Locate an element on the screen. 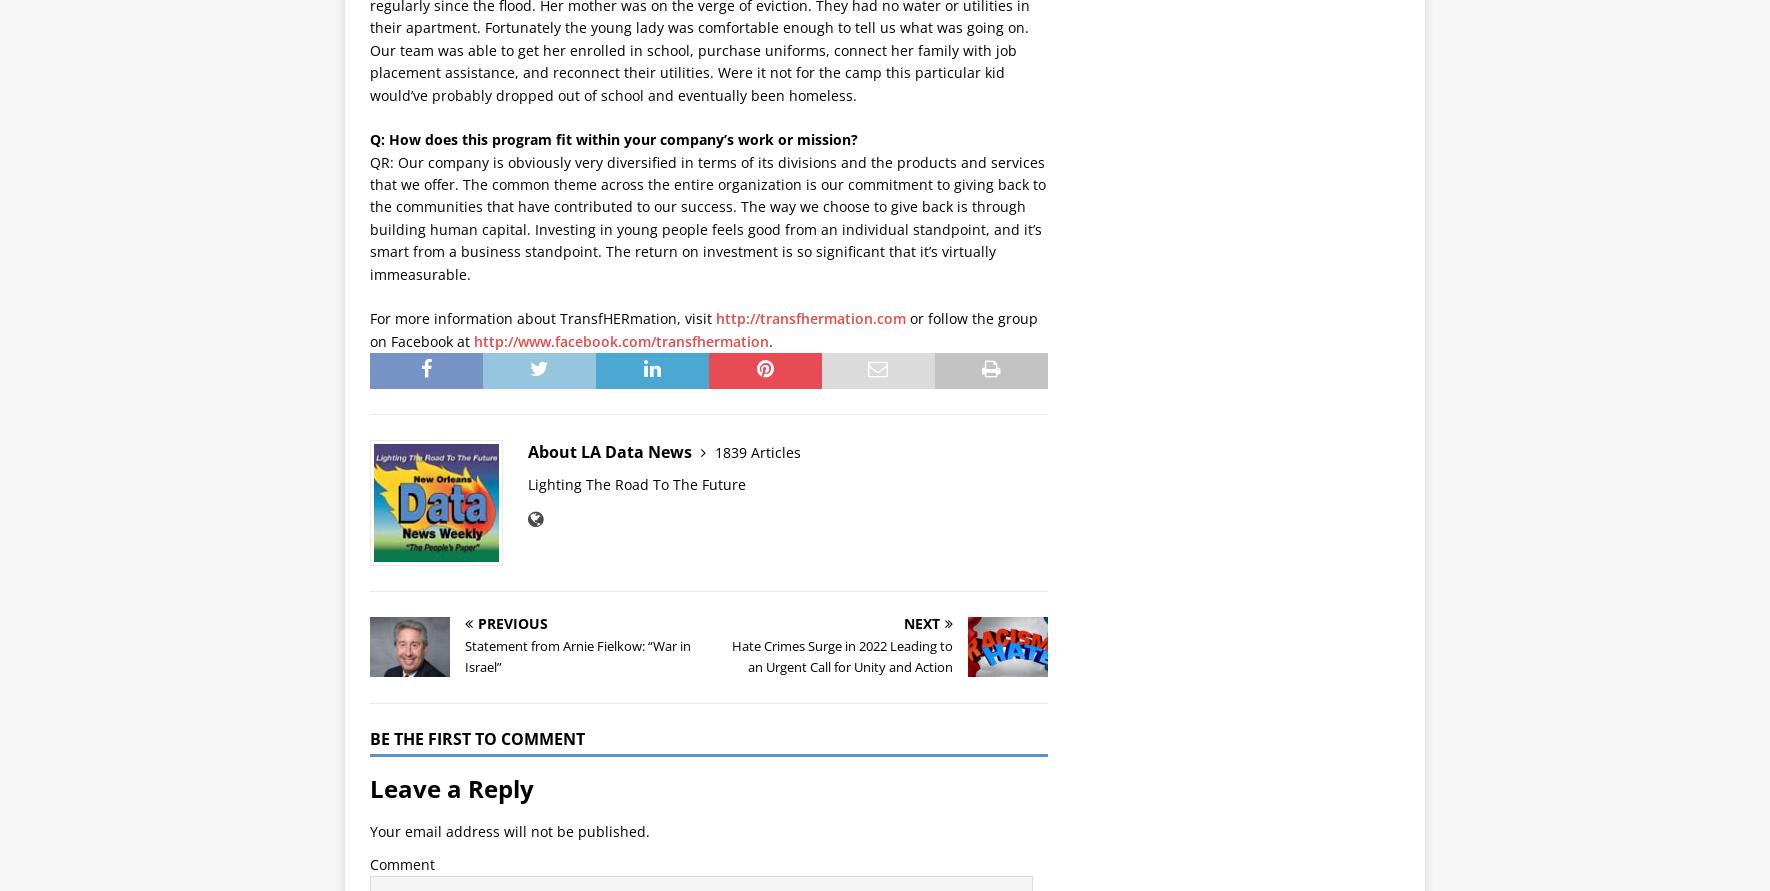 Image resolution: width=1770 pixels, height=891 pixels. '.' is located at coordinates (769, 339).